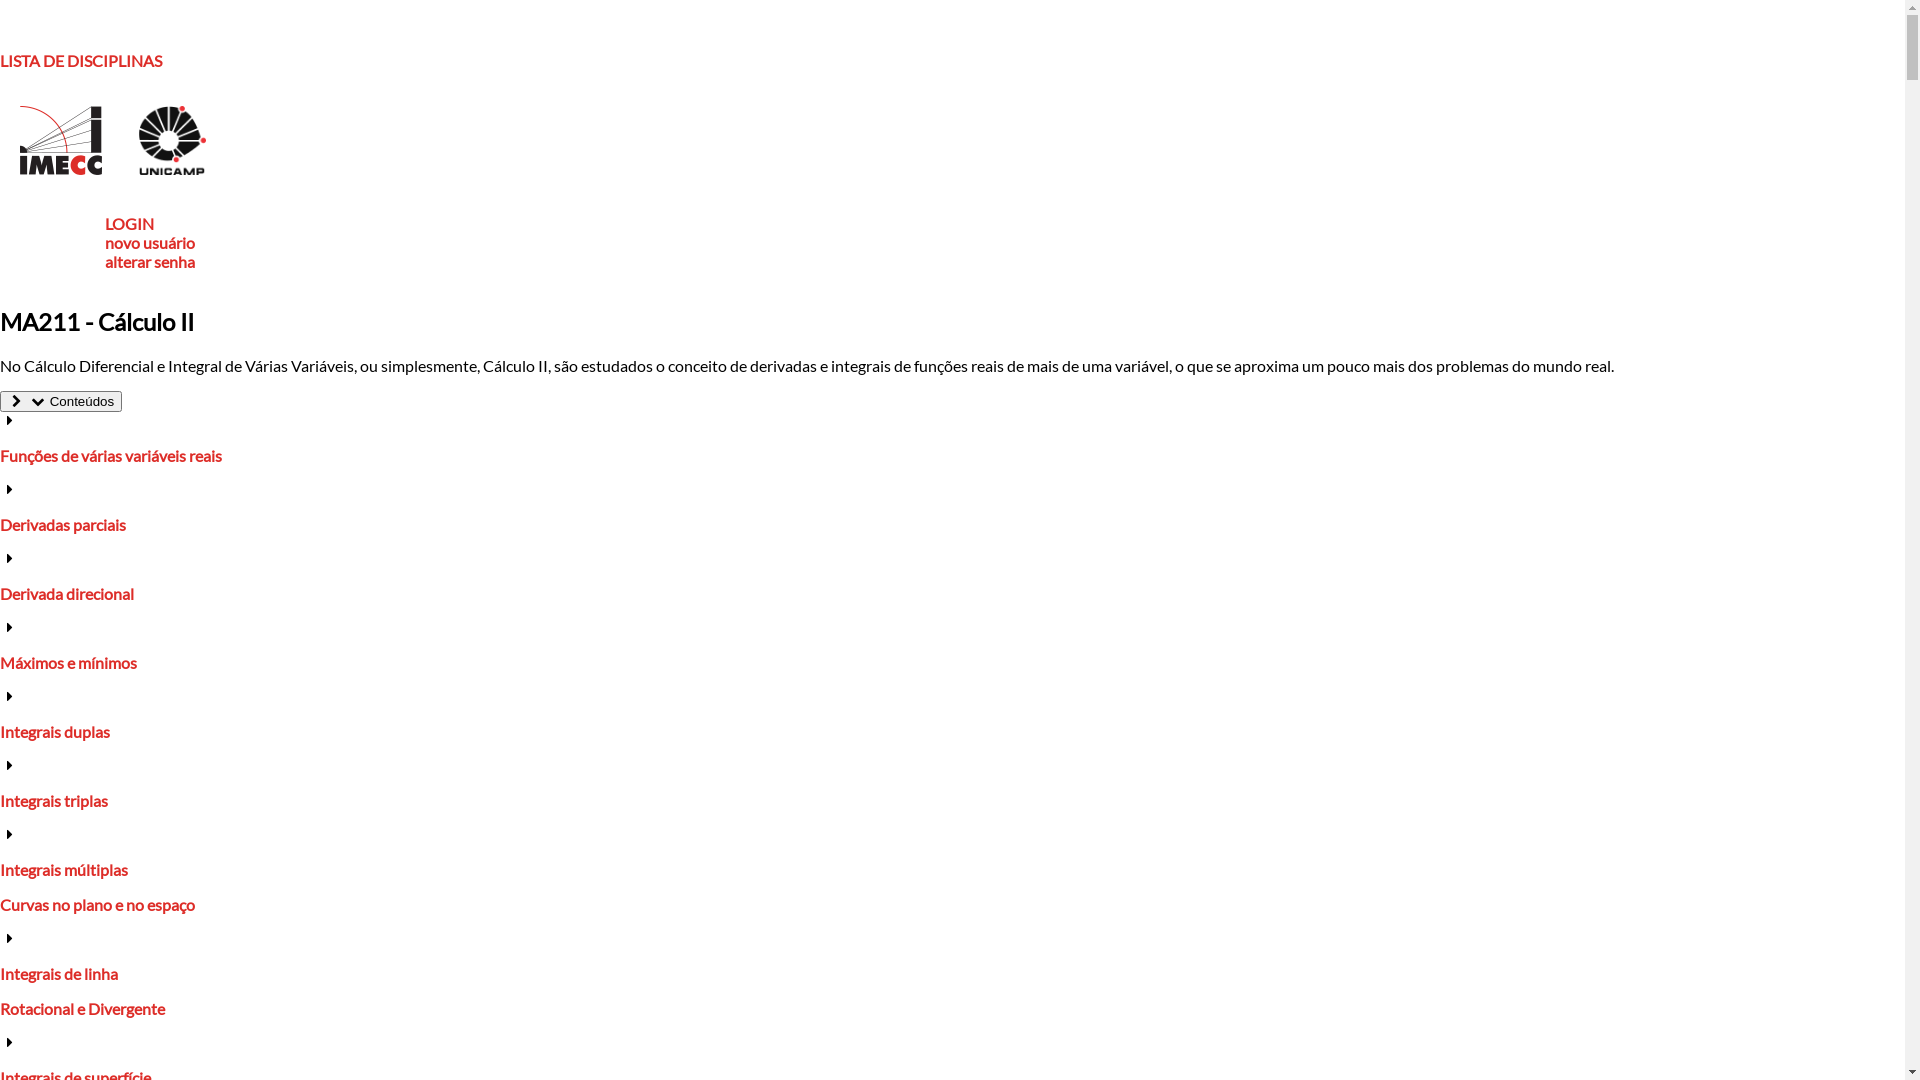  What do you see at coordinates (128, 223) in the screenshot?
I see `'LOGIN'` at bounding box center [128, 223].